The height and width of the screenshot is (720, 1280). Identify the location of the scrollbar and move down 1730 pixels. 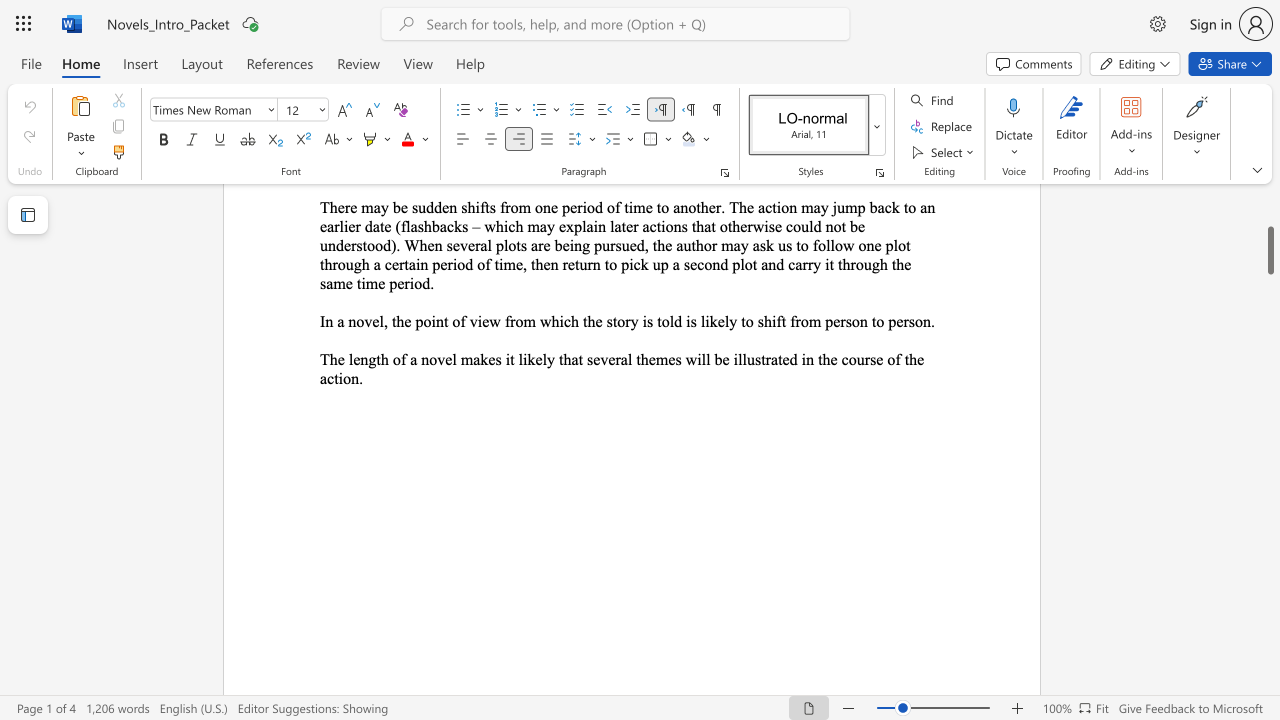
(1269, 249).